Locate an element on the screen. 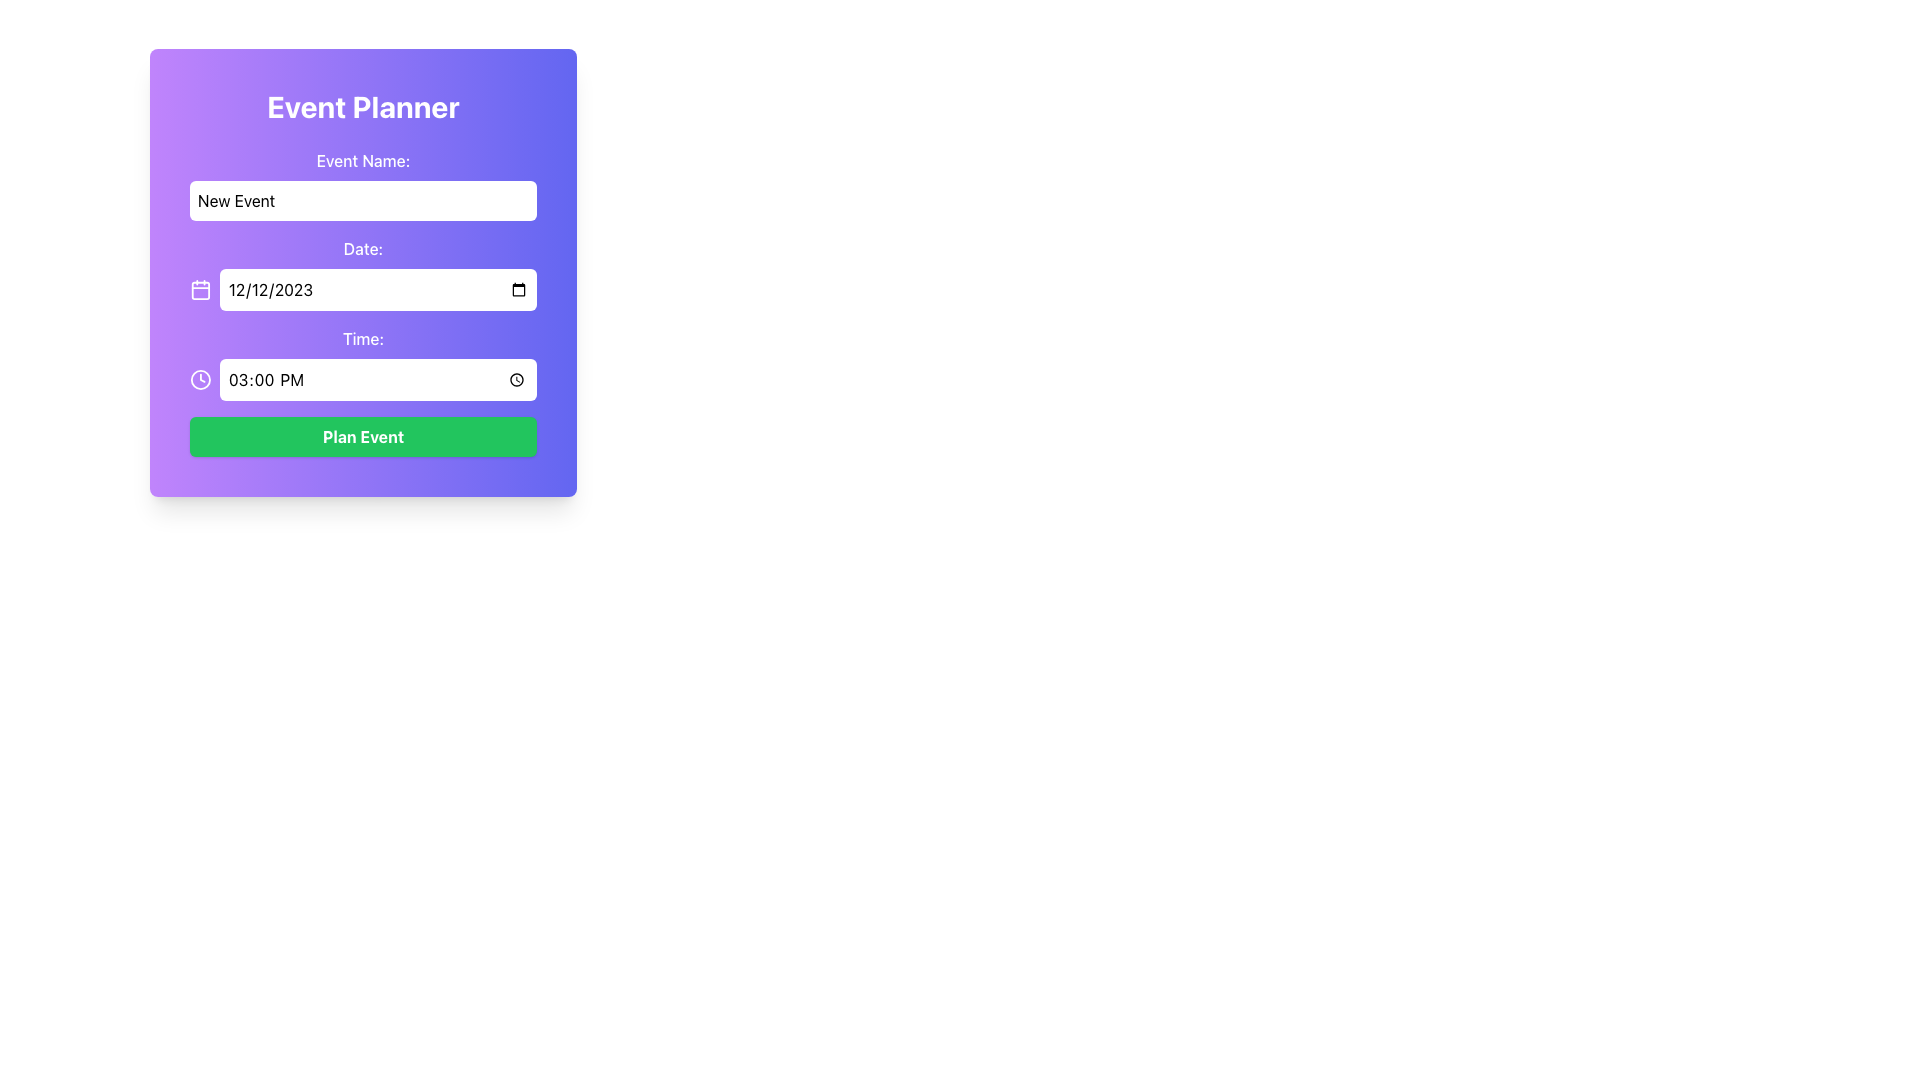 The image size is (1920, 1080). text displayed on the text label that says 'Time:' in white, located within a vertical form layout, positioned below the label 'Date:' is located at coordinates (363, 338).